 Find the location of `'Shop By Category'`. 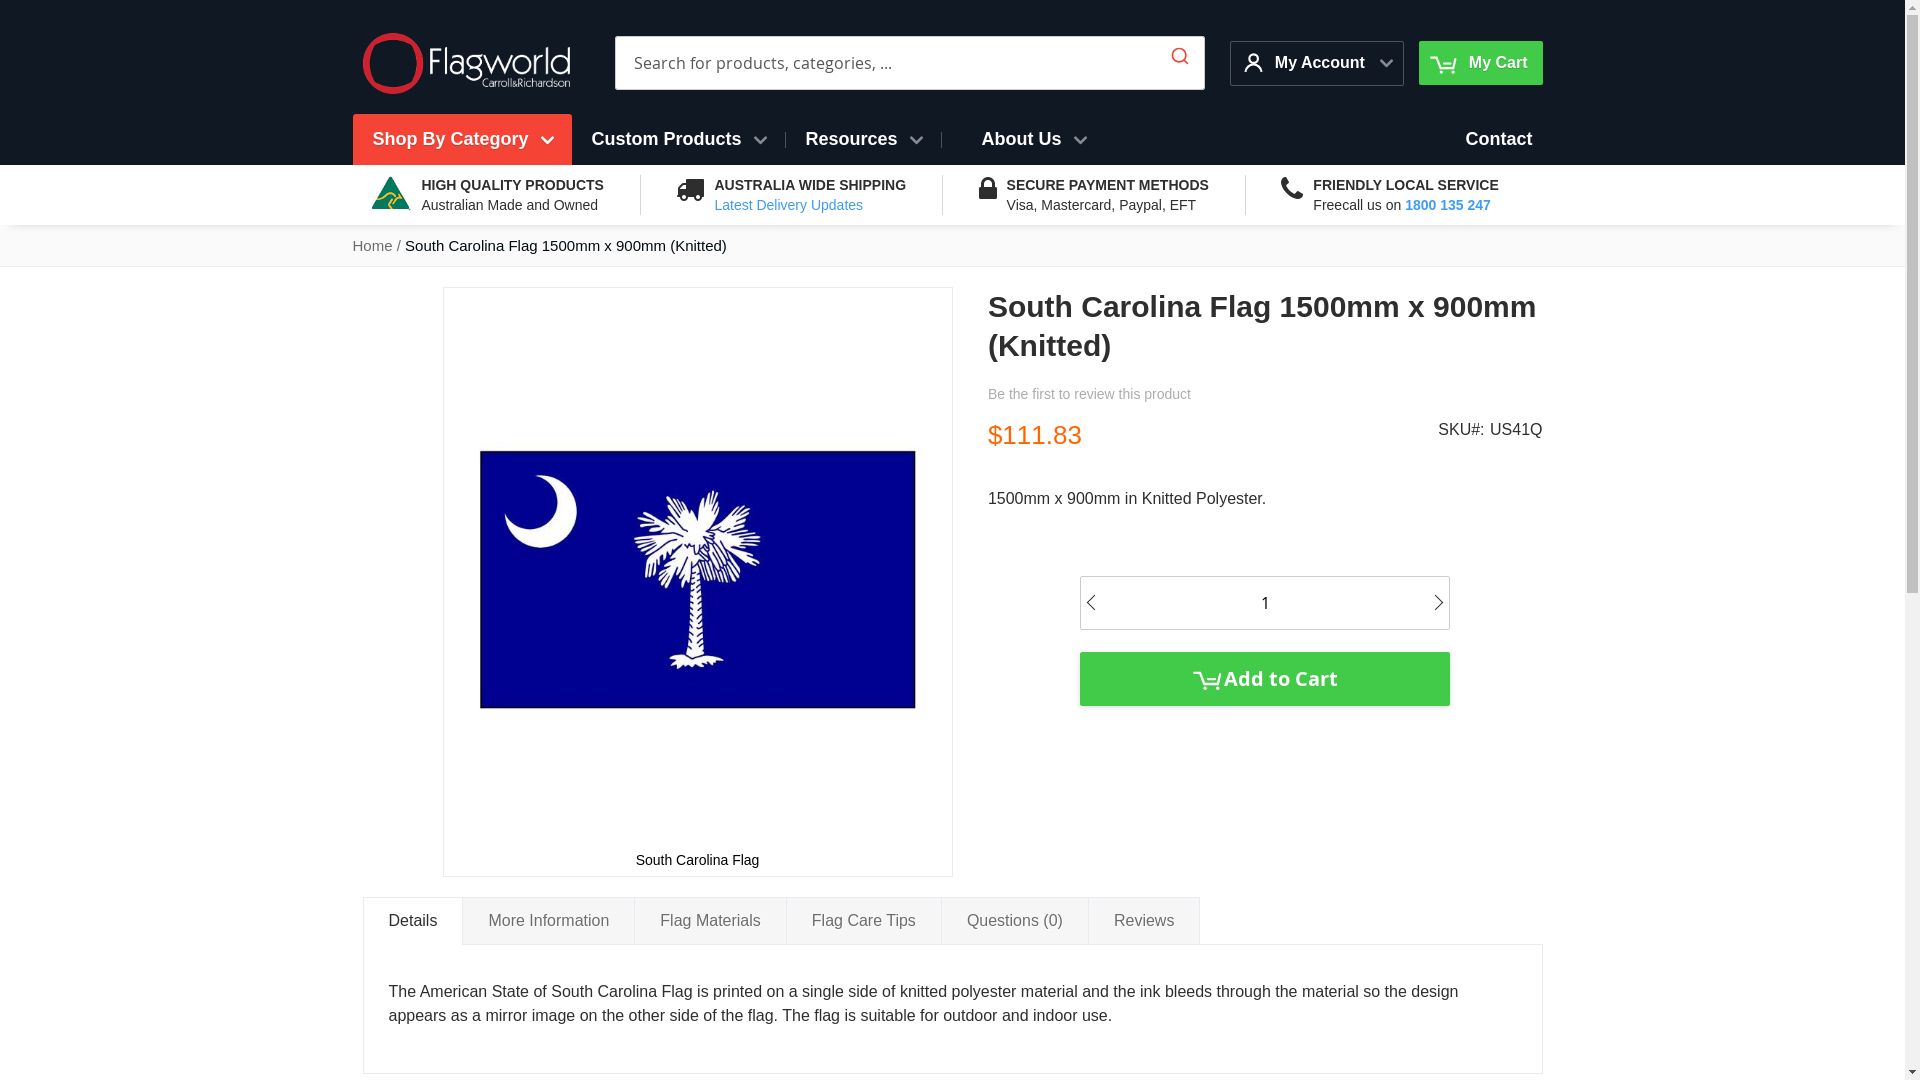

'Shop By Category' is located at coordinates (460, 138).